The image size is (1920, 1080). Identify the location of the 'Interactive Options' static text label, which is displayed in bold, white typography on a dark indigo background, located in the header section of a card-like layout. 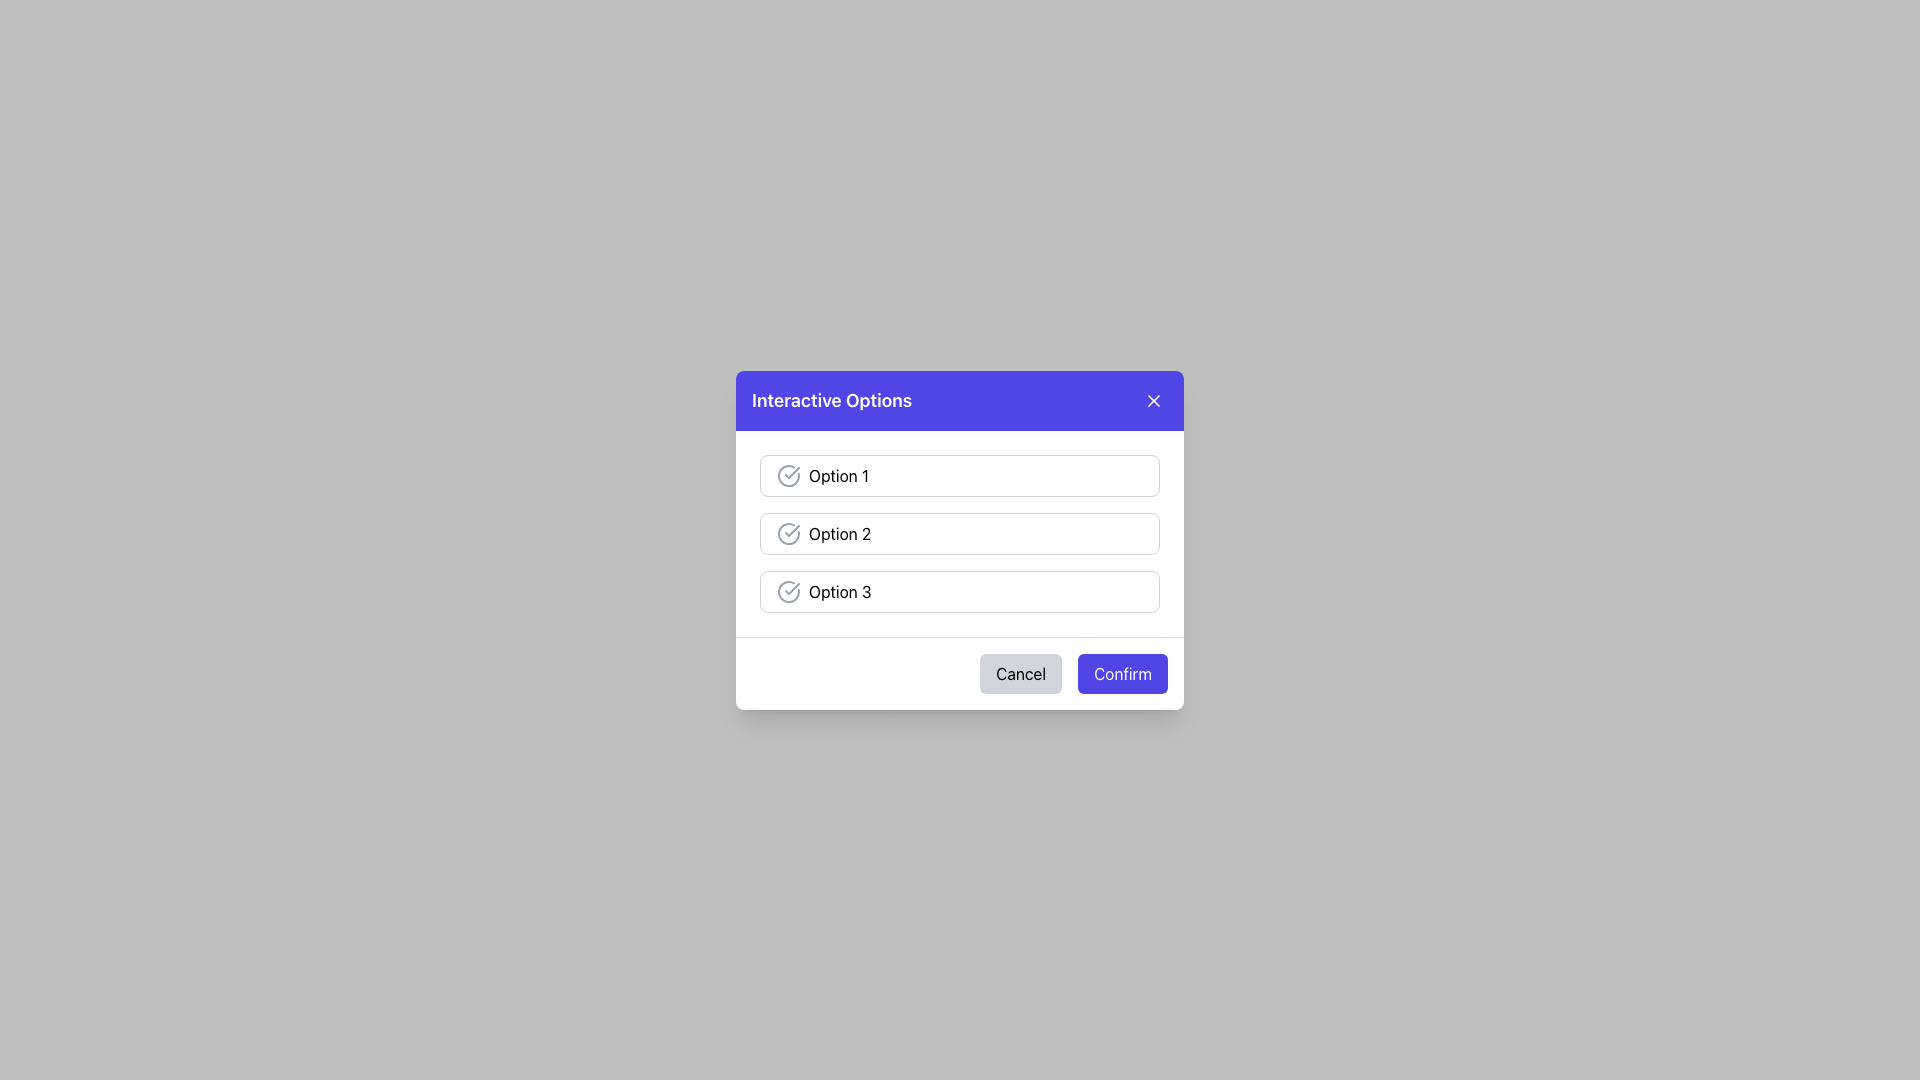
(832, 400).